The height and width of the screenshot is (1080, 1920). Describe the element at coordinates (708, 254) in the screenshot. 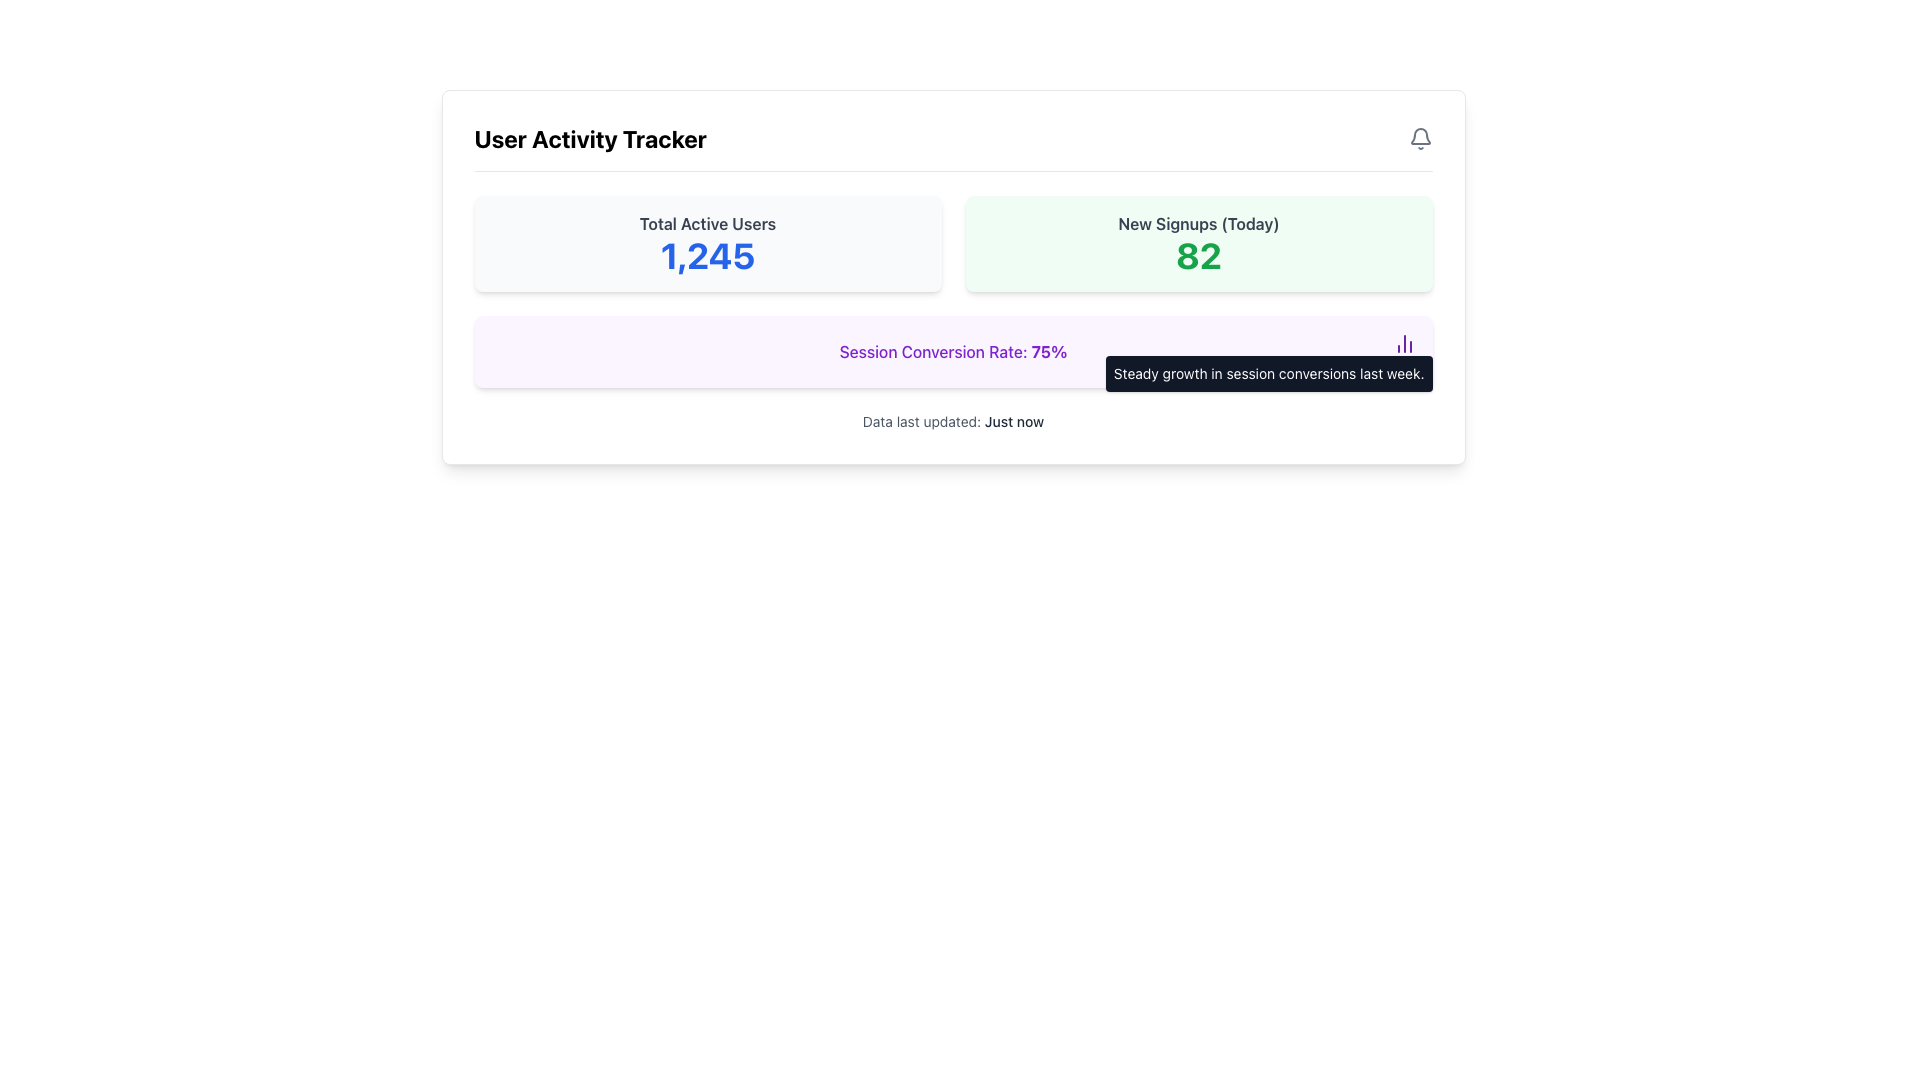

I see `the static text label displaying the total active users count, located in the middle-left section of the interface, directly below 'Total Active Users'` at that location.